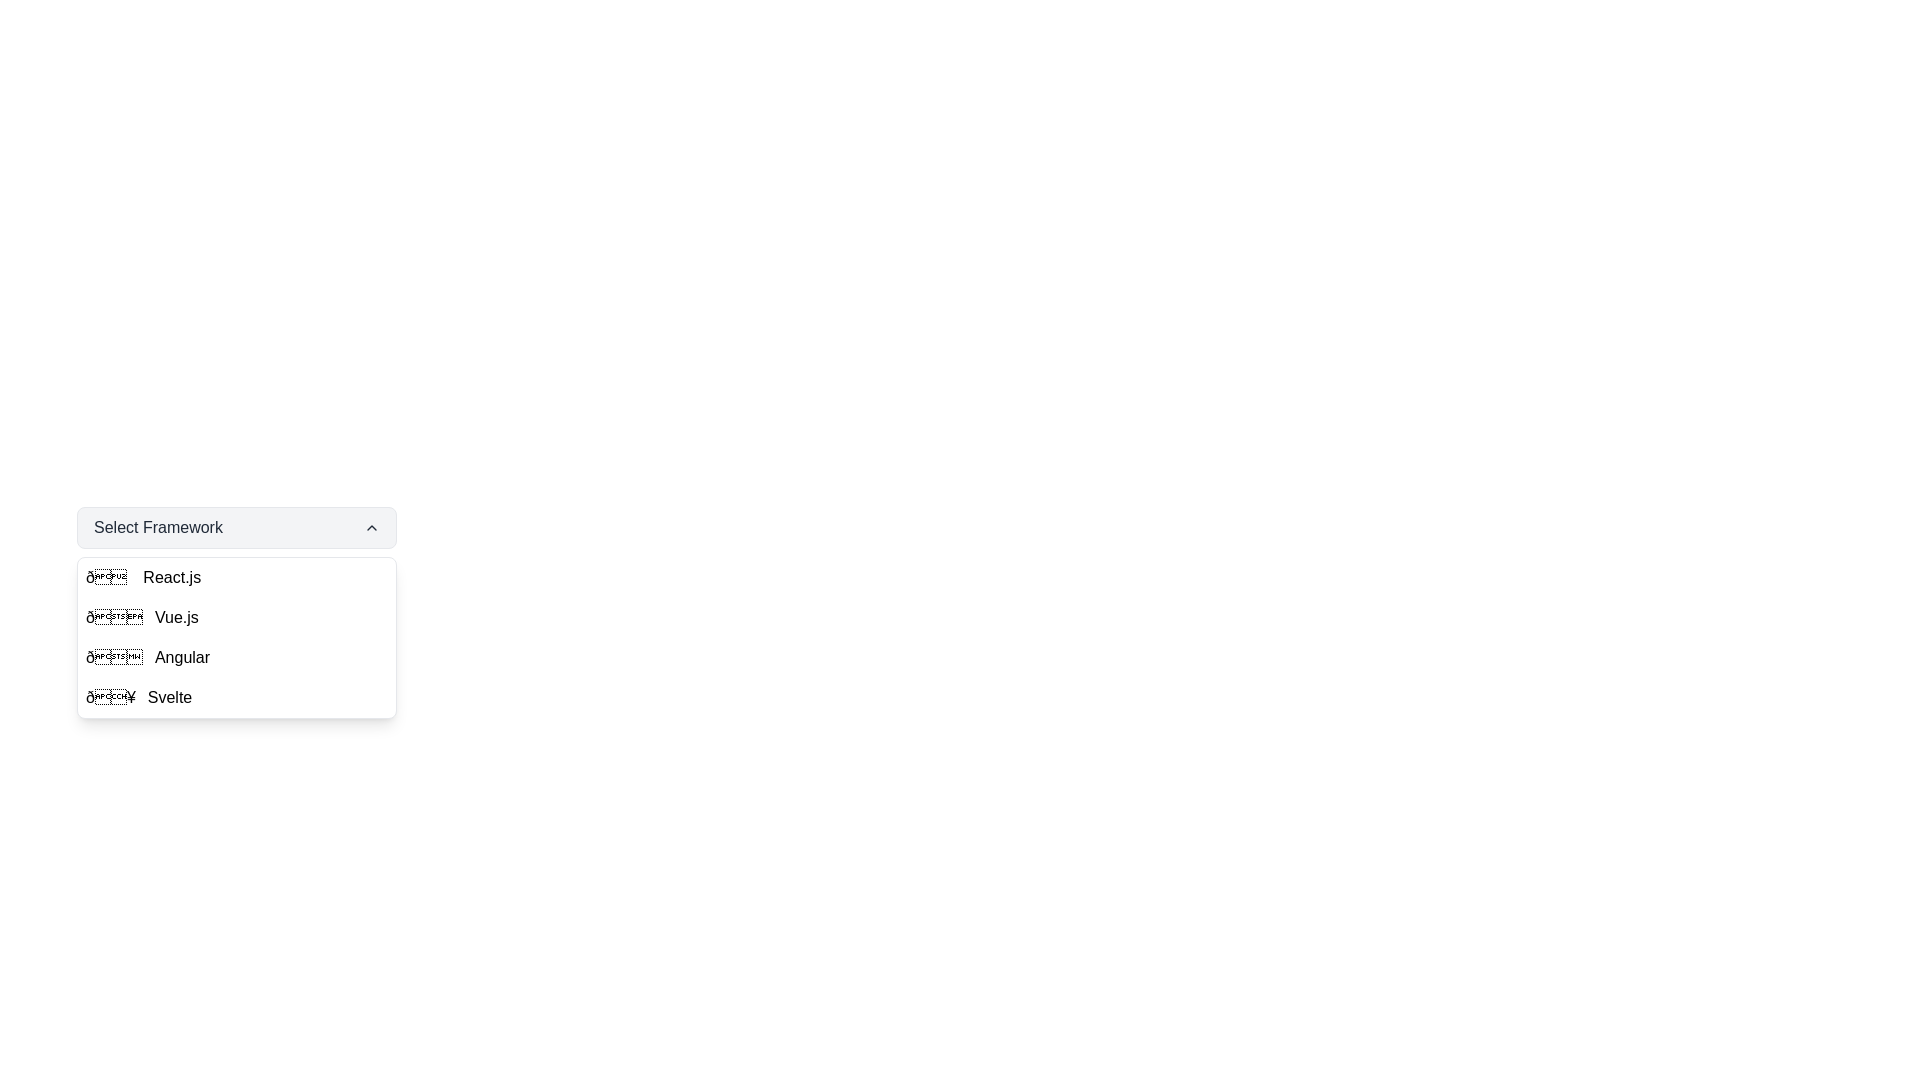 Image resolution: width=1920 pixels, height=1080 pixels. I want to click on text 'Vue.js' from the second option in the dropdown list, which is styled with a clean, sans-serif font and positioned to the right of an icon, so click(176, 616).